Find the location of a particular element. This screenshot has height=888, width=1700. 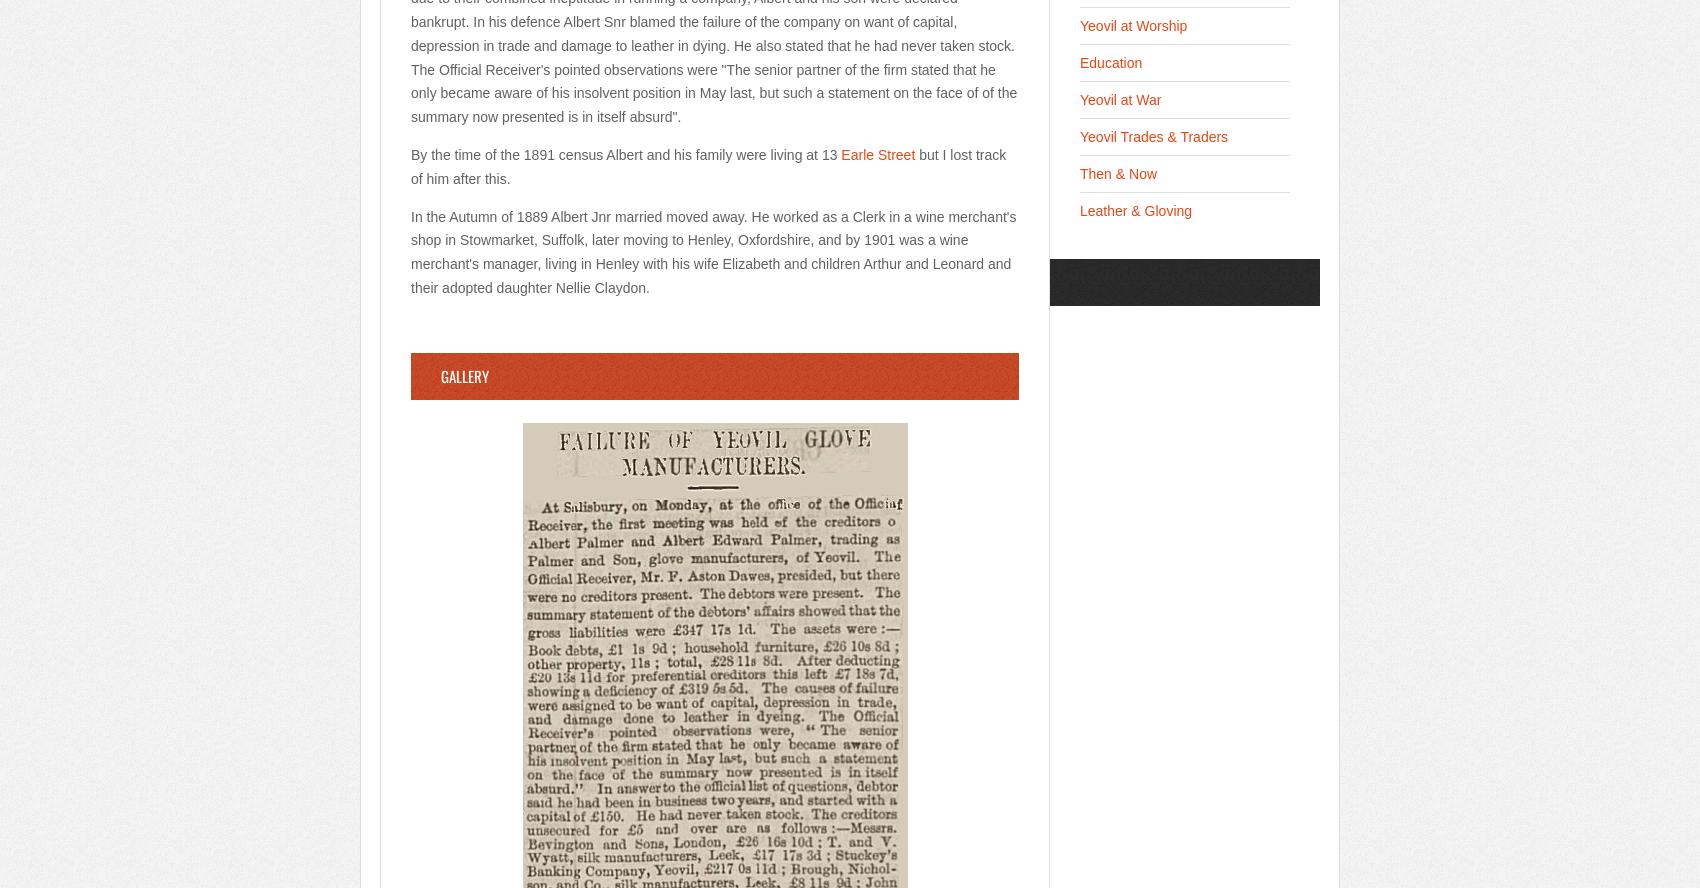

'In the Autumn of 
																1889 Albert Jnr 
																married moved 
																away. He worked 
																as a Clerk in a 
																wine merchant's 
																shop in 
																Stowmarket, 
																Suffolk, later 
																moving to 
																Henley, 
																Oxfordshire, and 
																by 1901 was a 
																wine merchant's 
																manager, living 
																in Henley with 
																his wife 
																Elizabeth and 
																children Arthur 
																and Leonard and 
																their adopted 
																daughter Nellie 
																Claydon.' is located at coordinates (410, 251).